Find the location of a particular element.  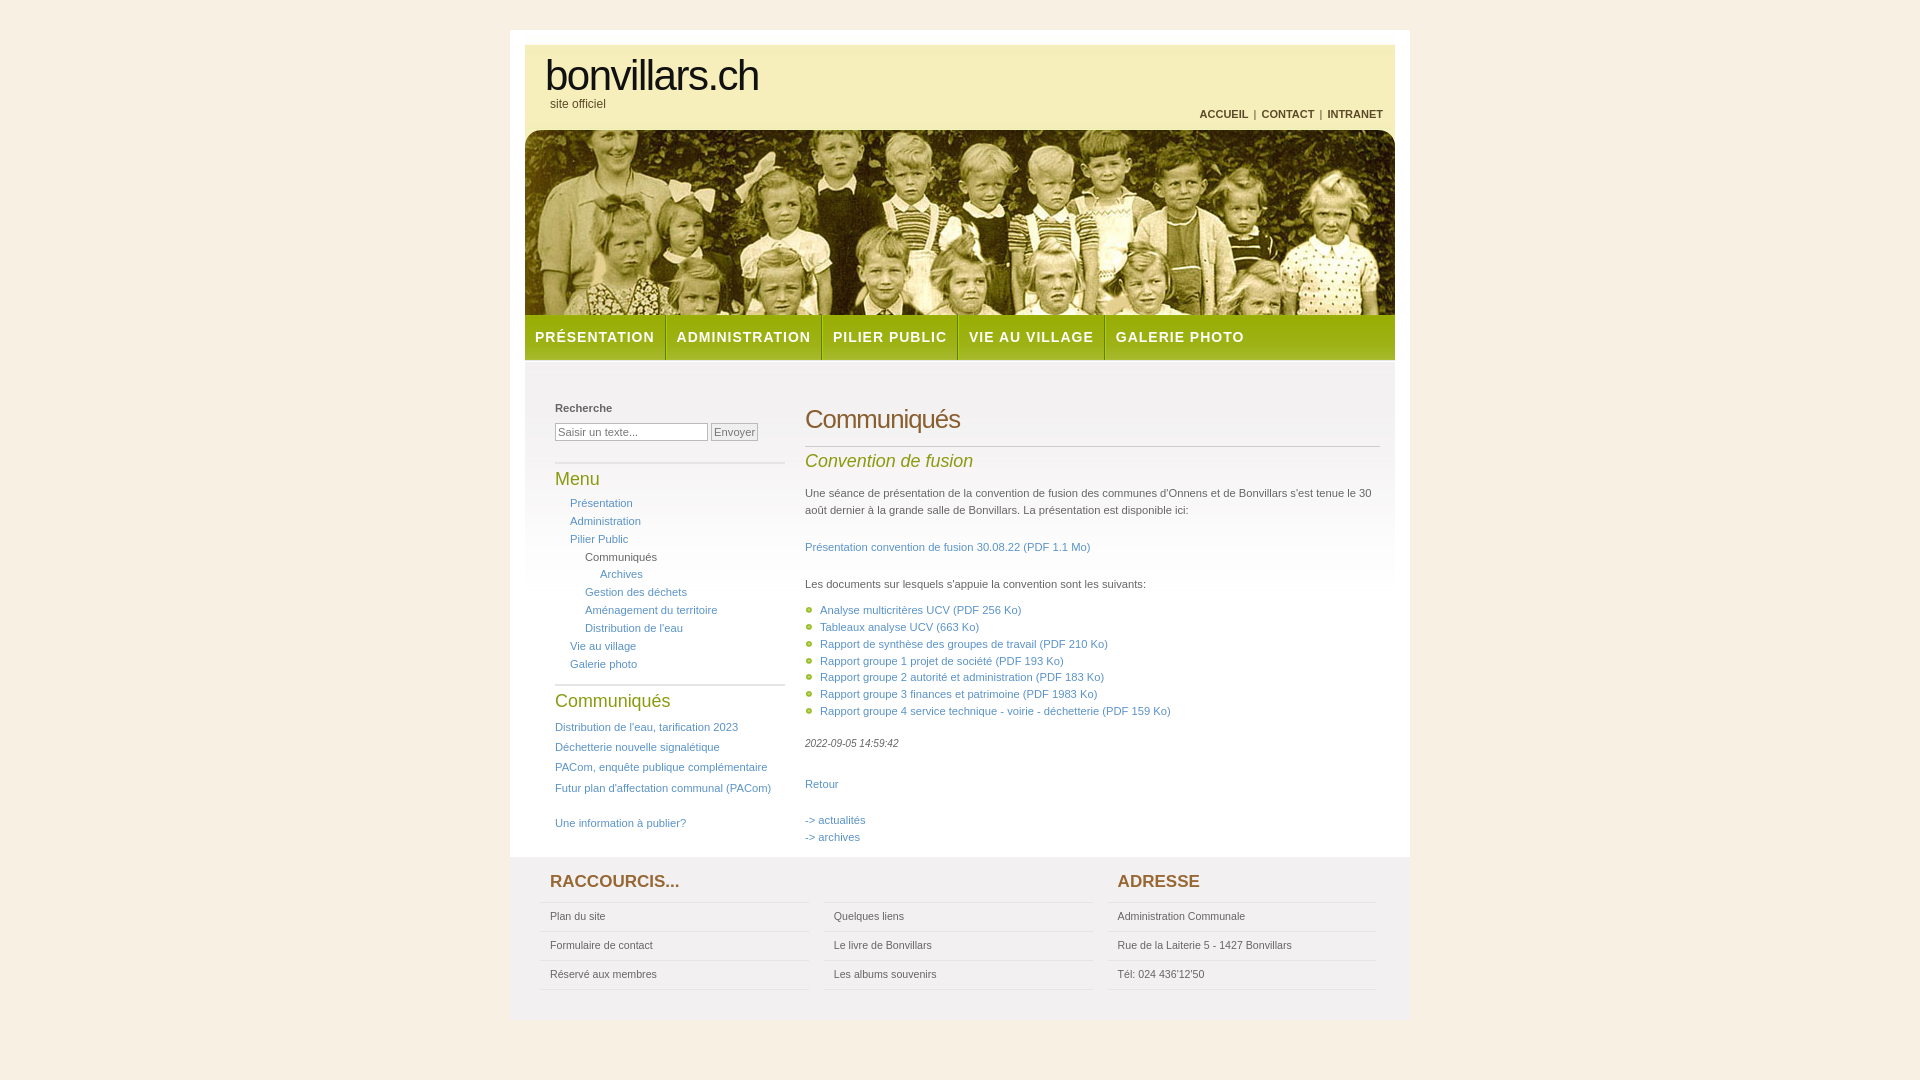

'Retour' is located at coordinates (805, 782).